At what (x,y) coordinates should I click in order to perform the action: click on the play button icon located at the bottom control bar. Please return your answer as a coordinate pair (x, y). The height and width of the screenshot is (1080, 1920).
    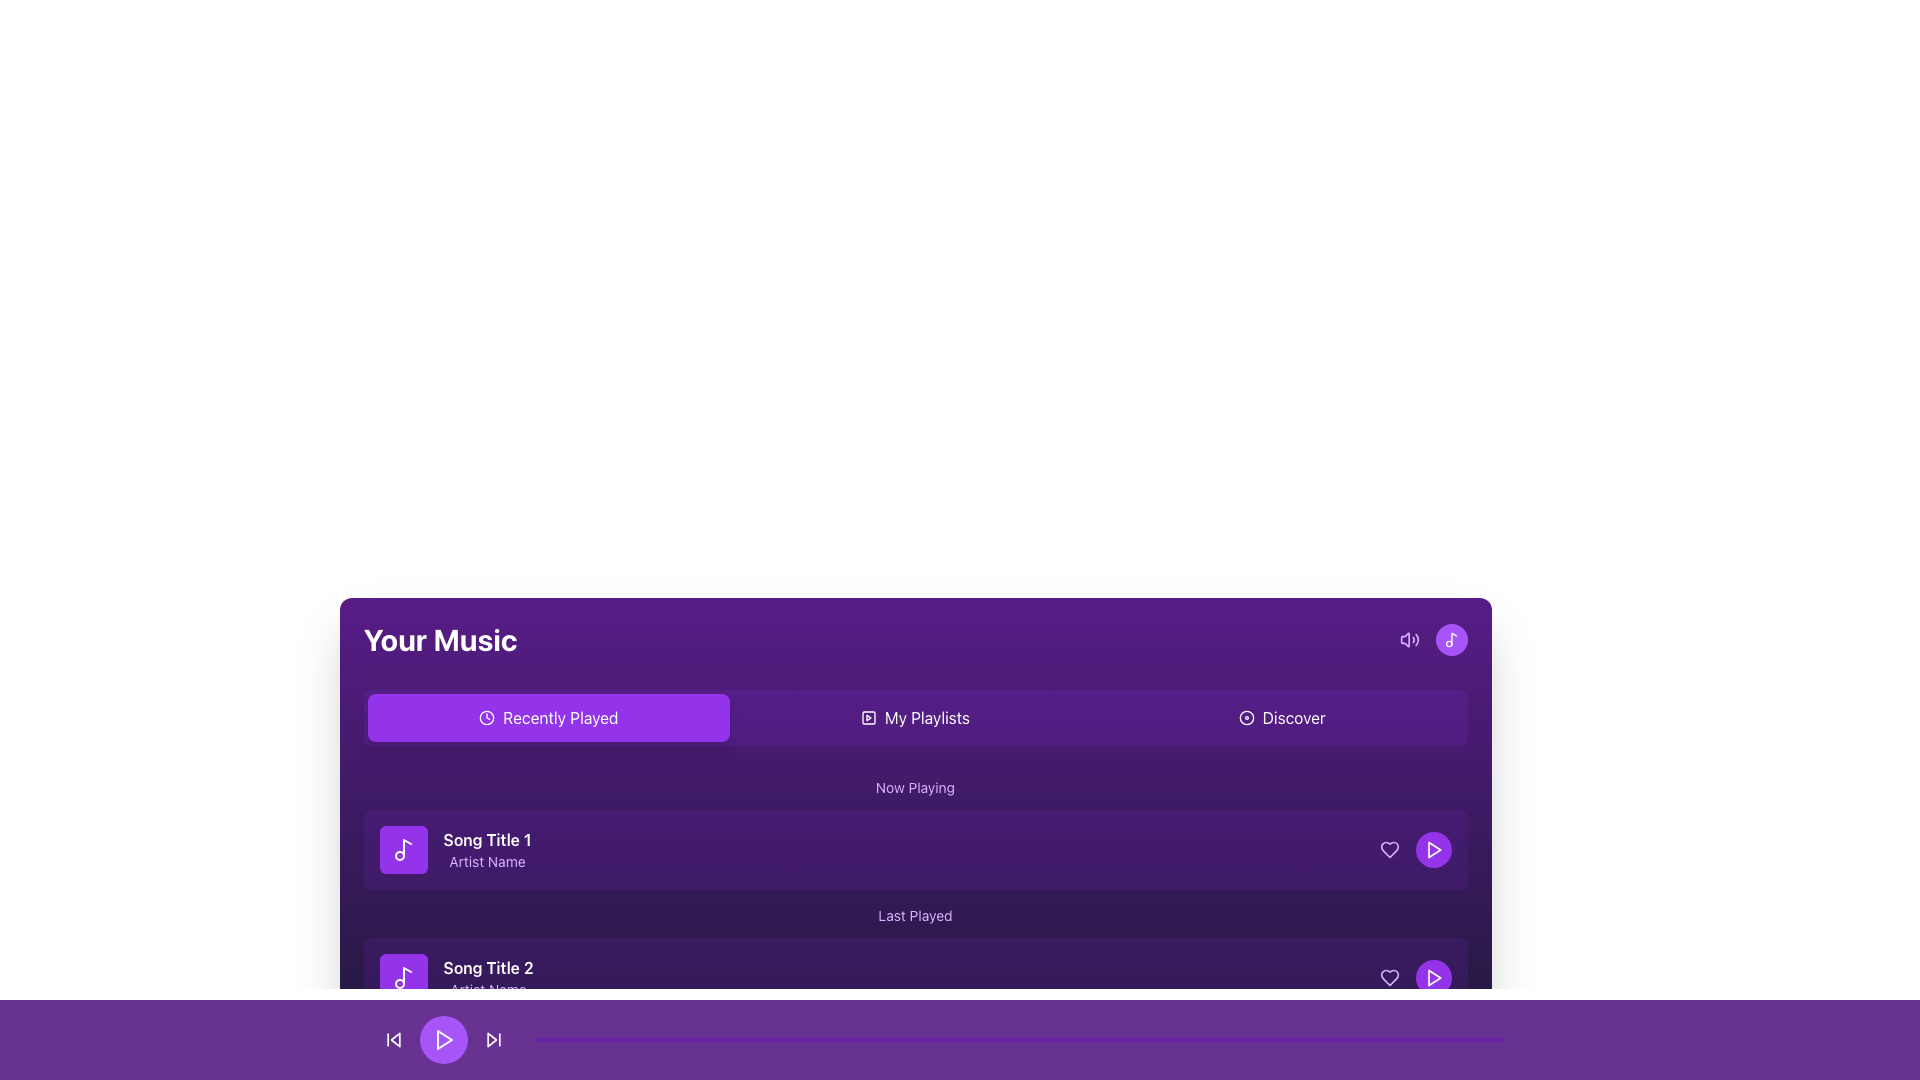
    Looking at the image, I should click on (443, 1039).